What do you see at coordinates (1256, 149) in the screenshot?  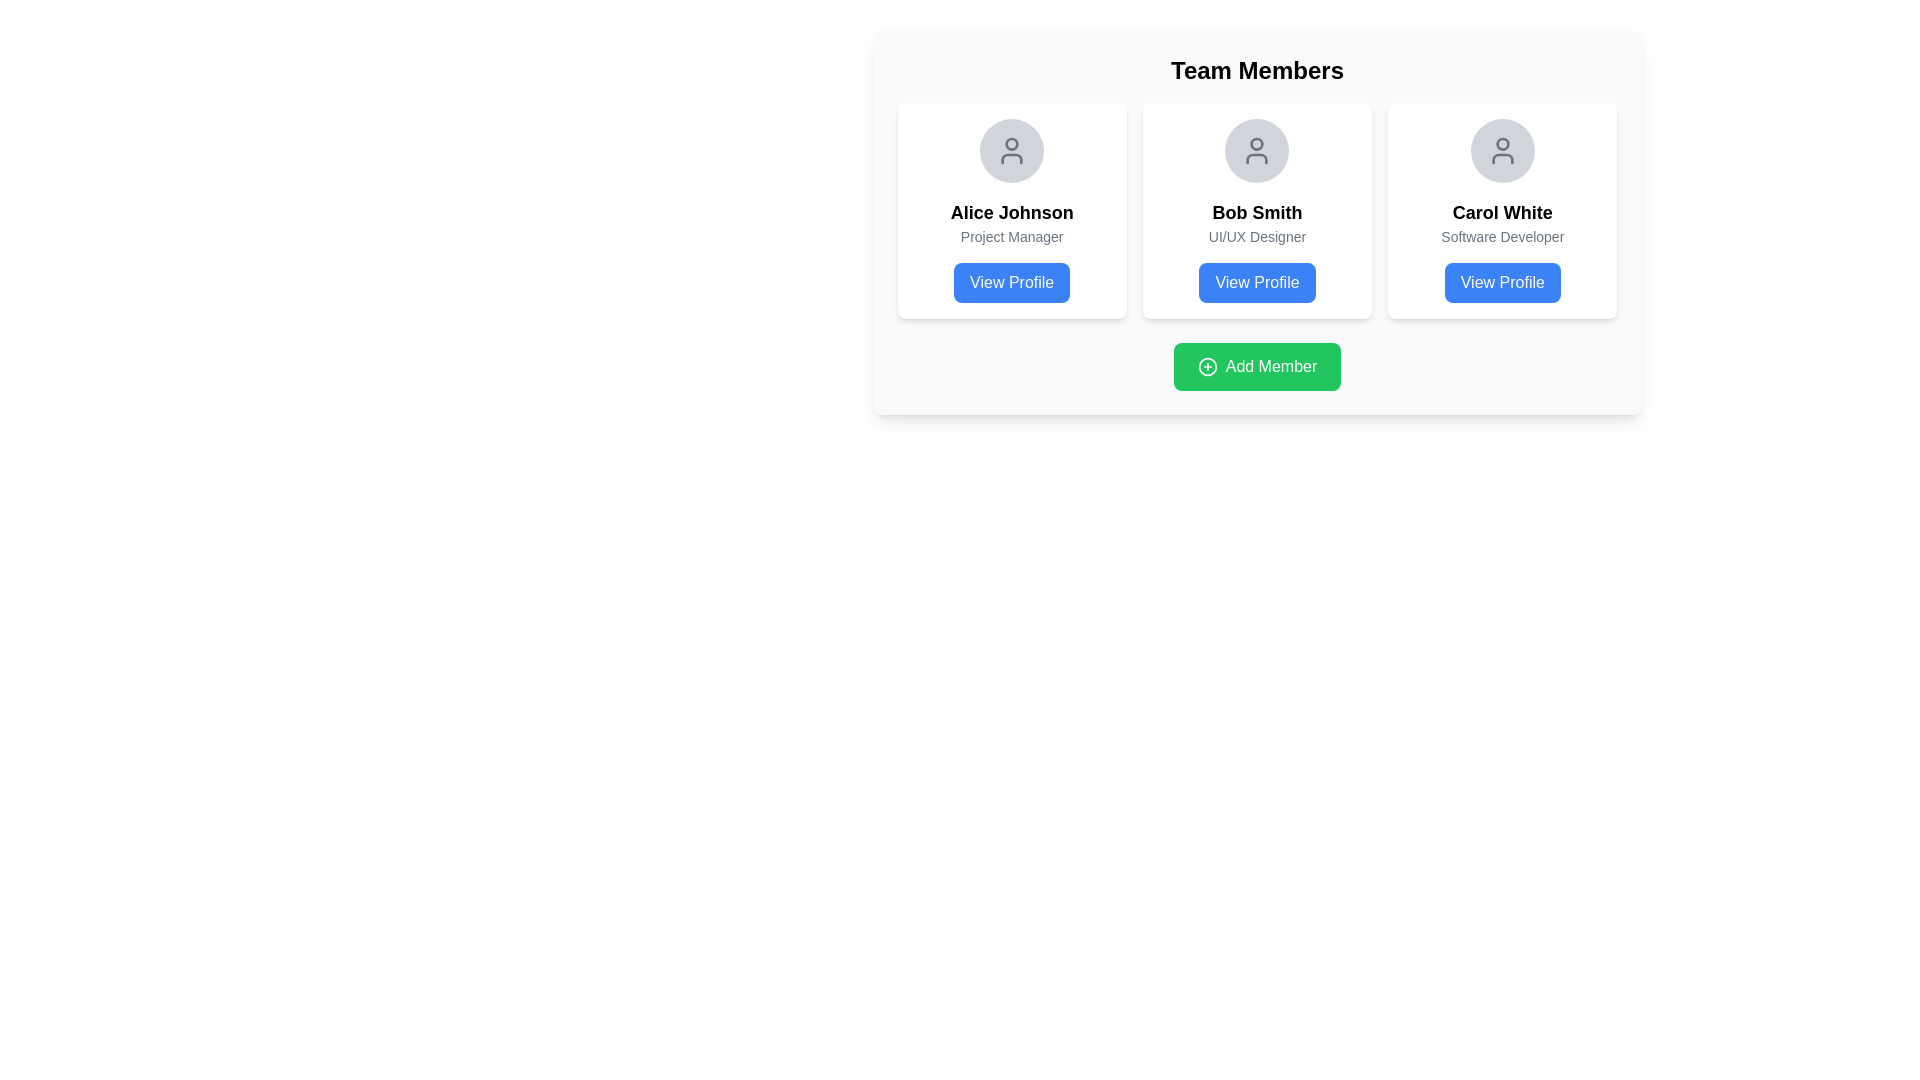 I see `the circular grey avatar placeholder with an embedded person icon located in the upper central part of the card labeled 'Bob Smith', above the text 'UI/UX Designer' and the 'View Profile' button` at bounding box center [1256, 149].